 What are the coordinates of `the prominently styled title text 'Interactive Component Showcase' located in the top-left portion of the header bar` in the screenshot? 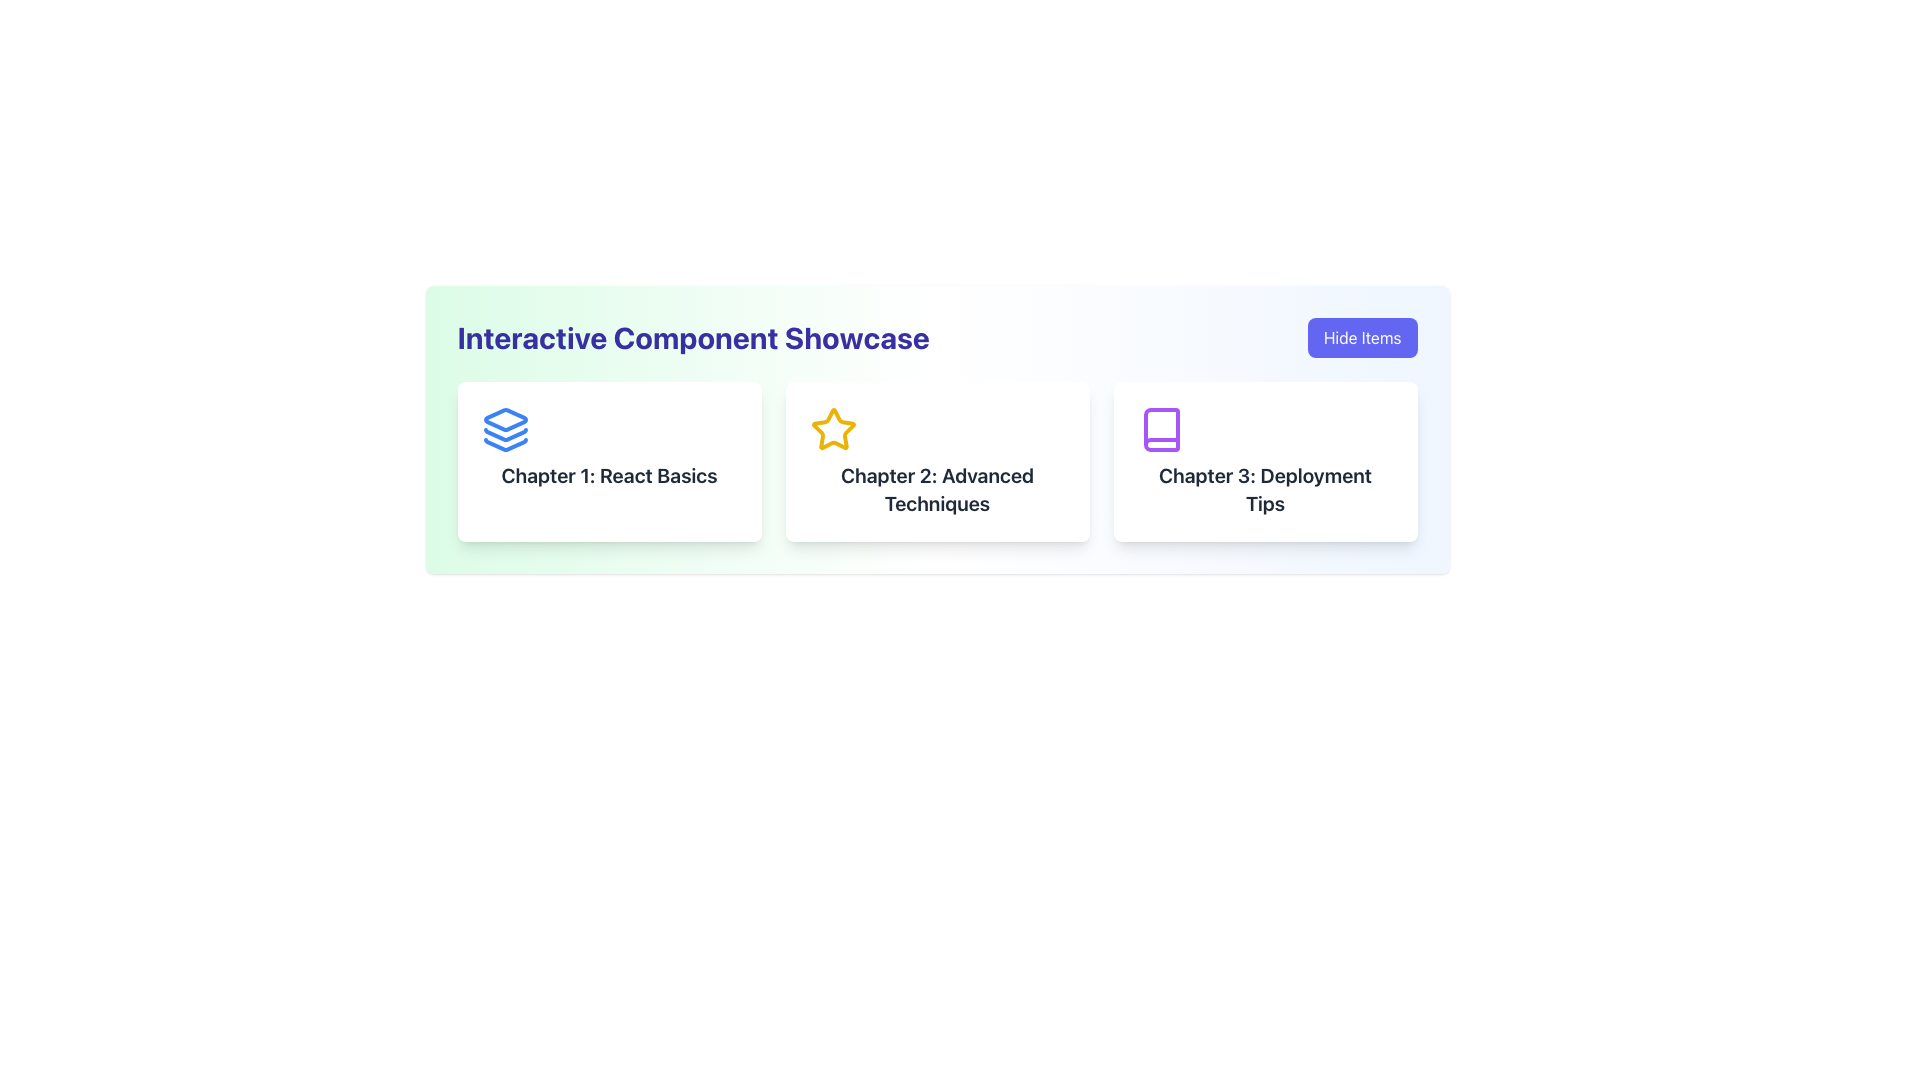 It's located at (693, 337).